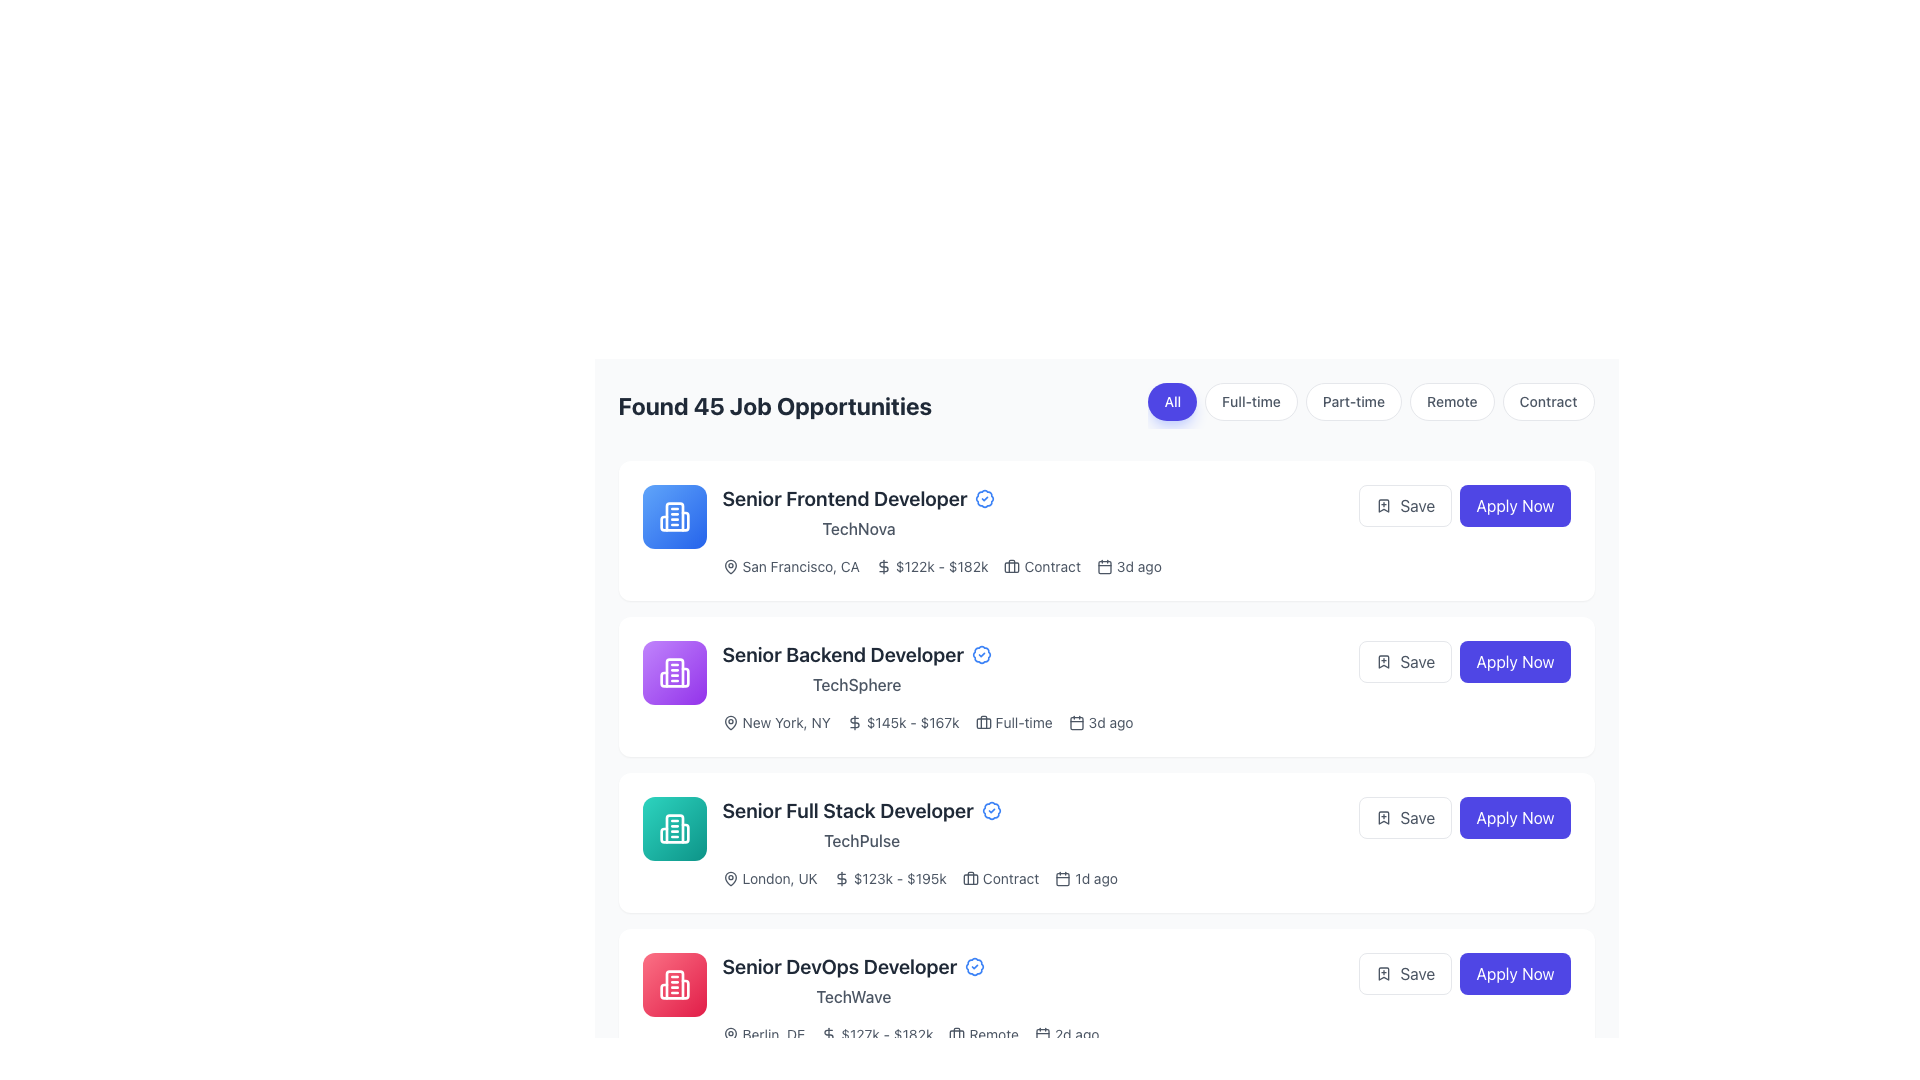 The image size is (1920, 1080). I want to click on job details provided in the textual information element located directly underneath the job listing titled 'Senior DevOps Developer', centered horizontally within the job listing block, so click(1146, 1034).